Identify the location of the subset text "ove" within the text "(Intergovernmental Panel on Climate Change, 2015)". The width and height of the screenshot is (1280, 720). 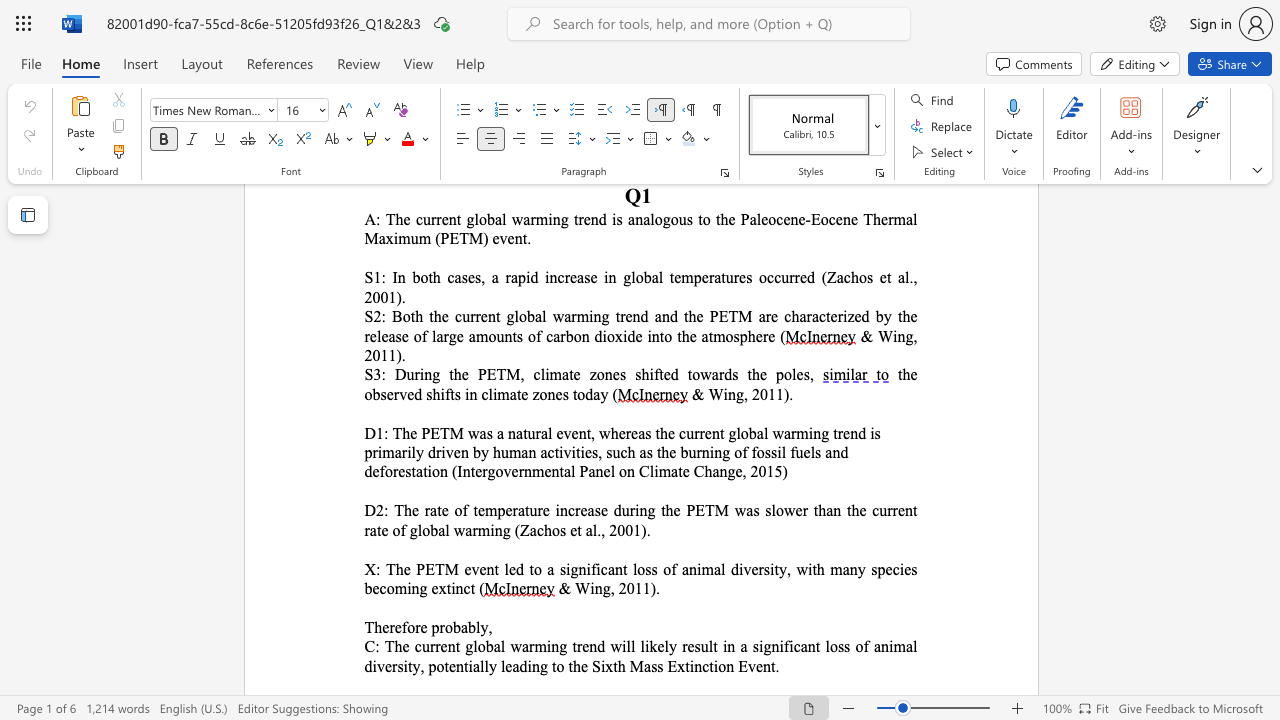
(495, 471).